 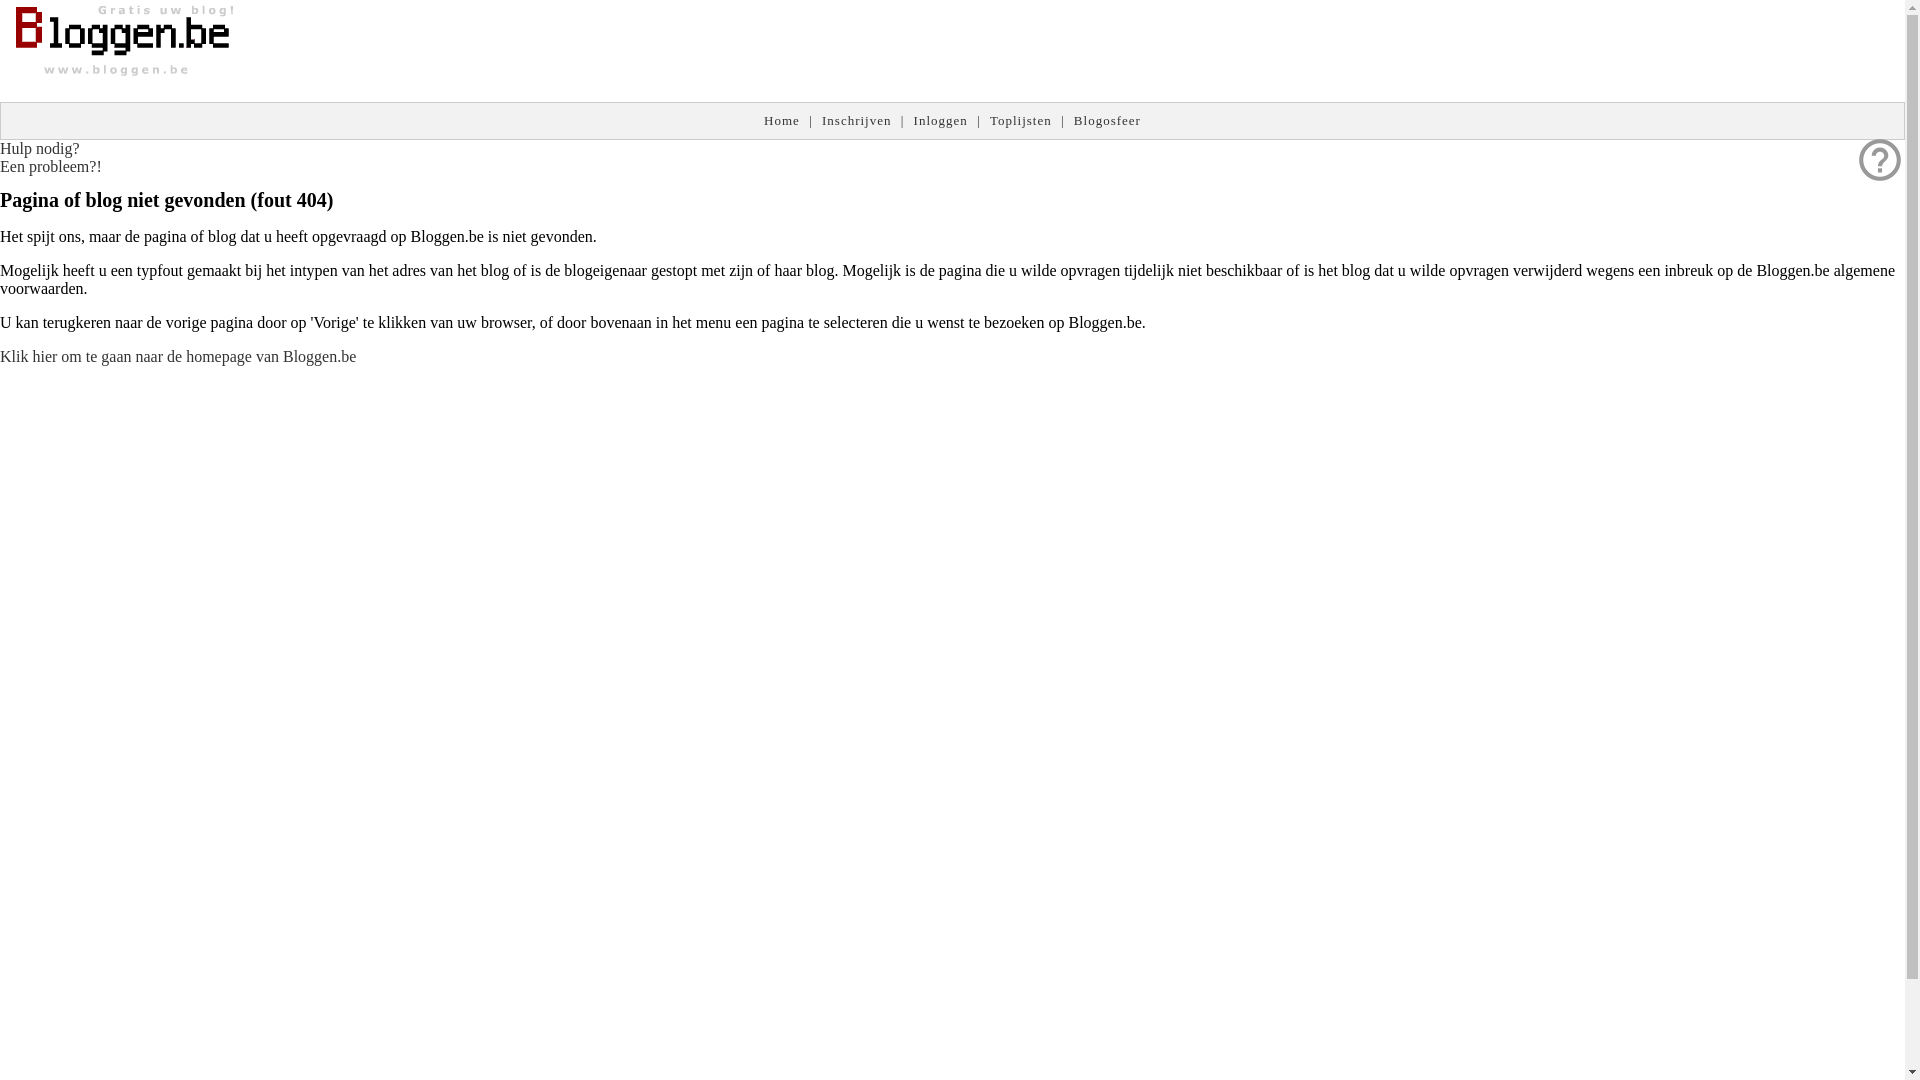 I want to click on 'help_outline, so click(x=51, y=156).